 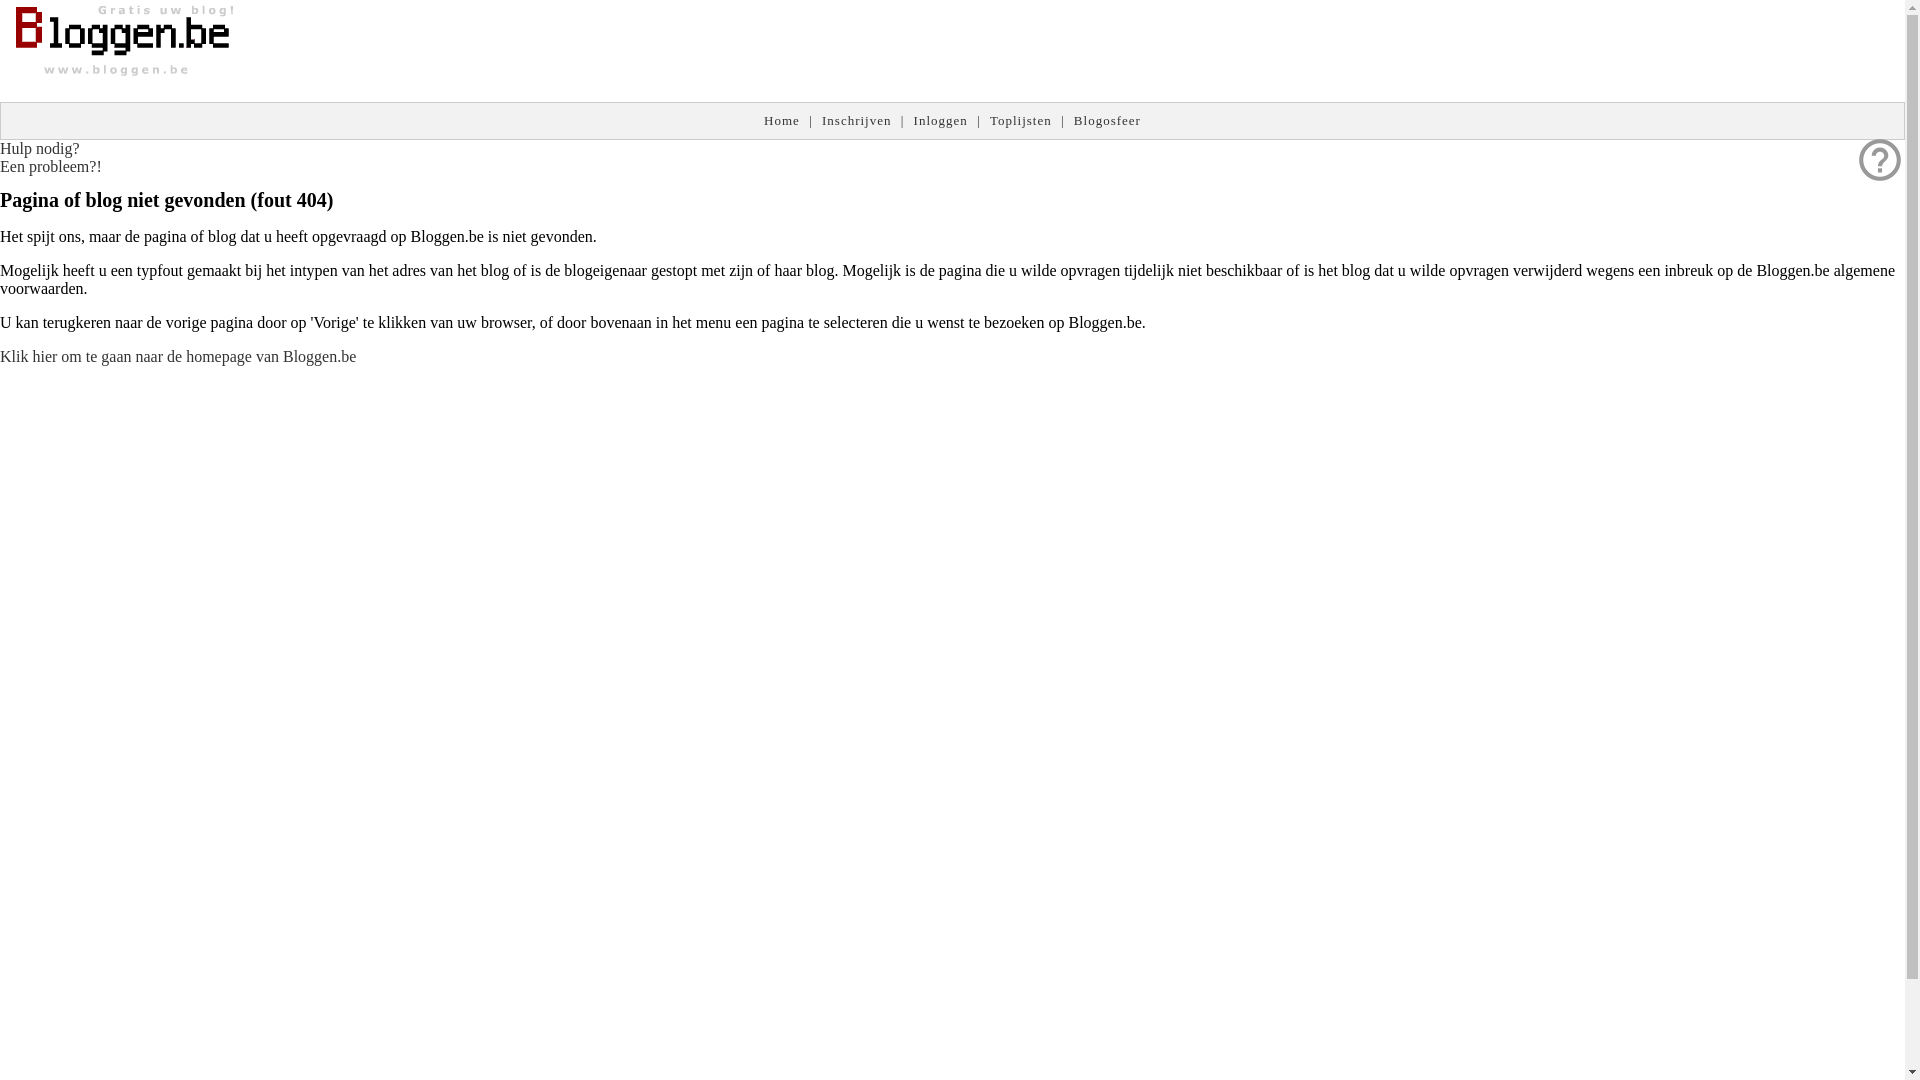 I want to click on 'help_outline, so click(x=51, y=156).